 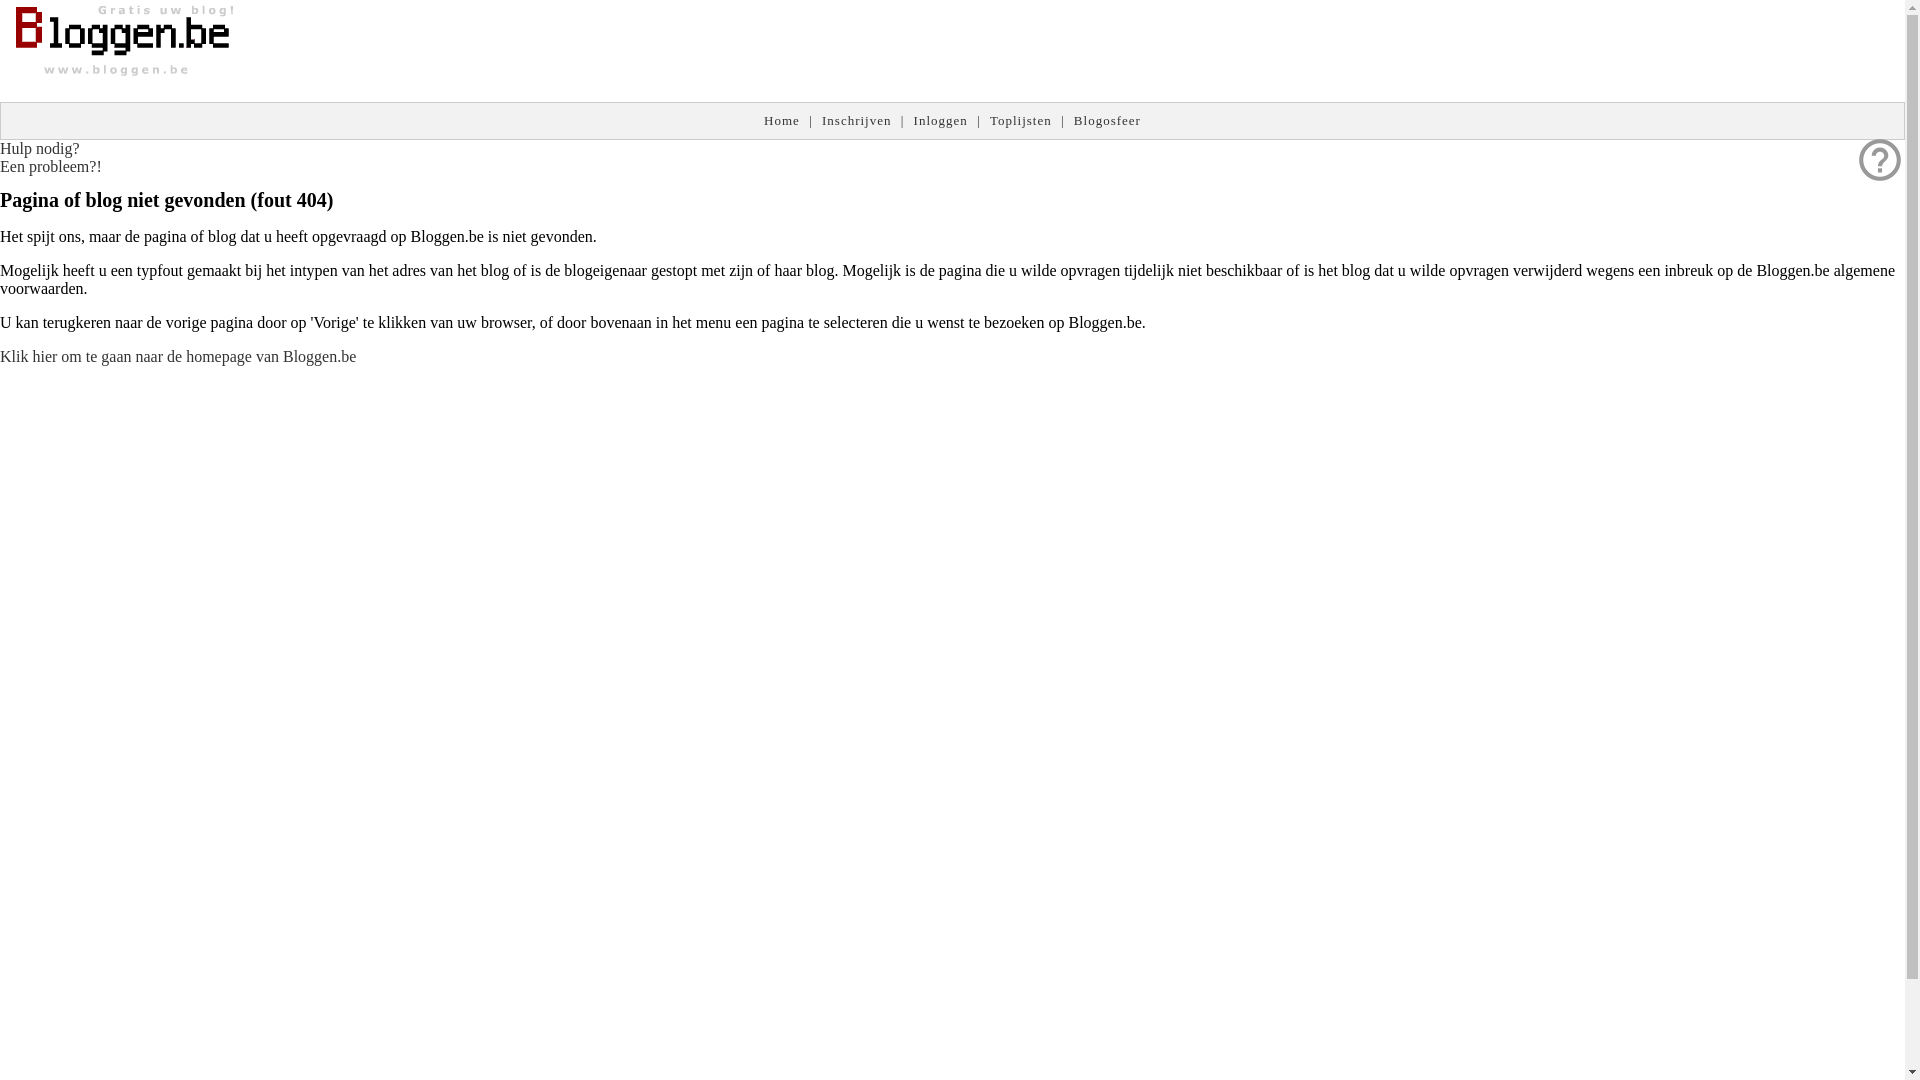 I want to click on 'help_outline, so click(x=51, y=156).